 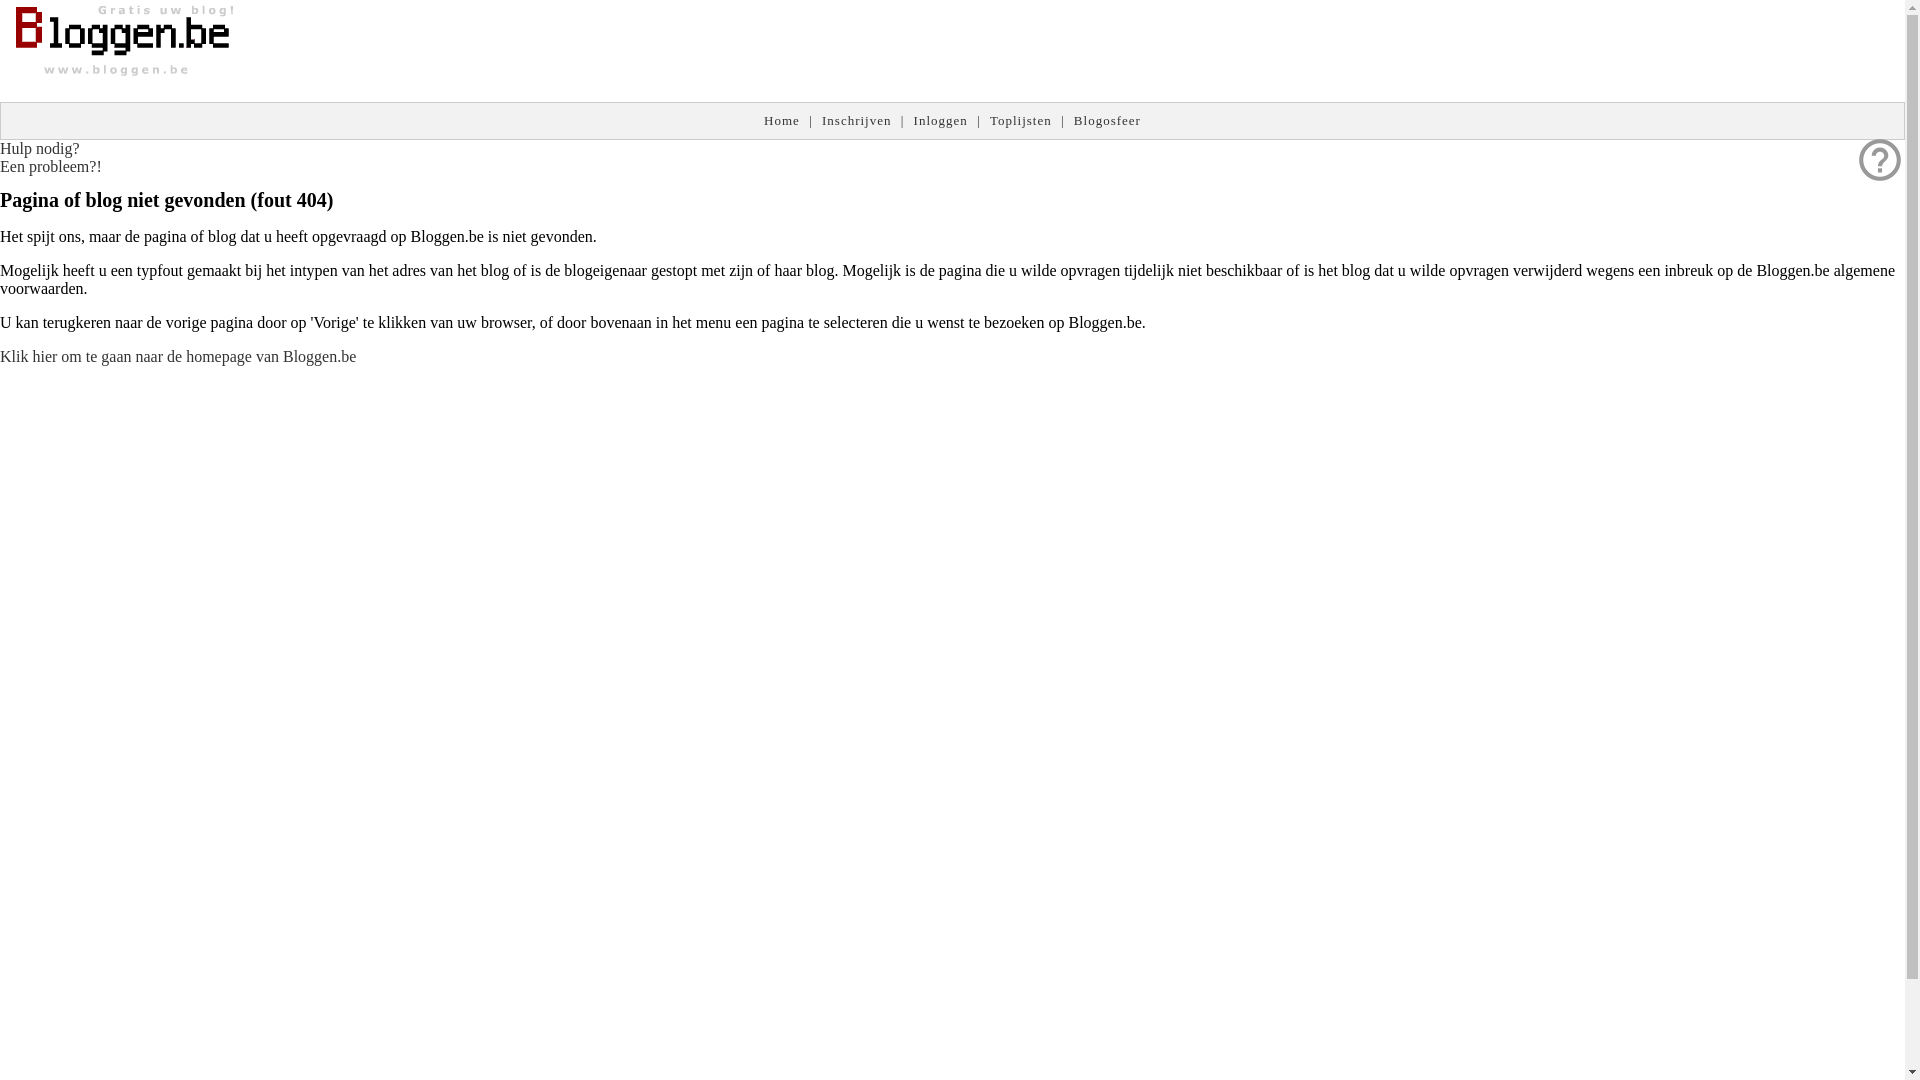 I want to click on 'help_outline, so click(x=51, y=156).